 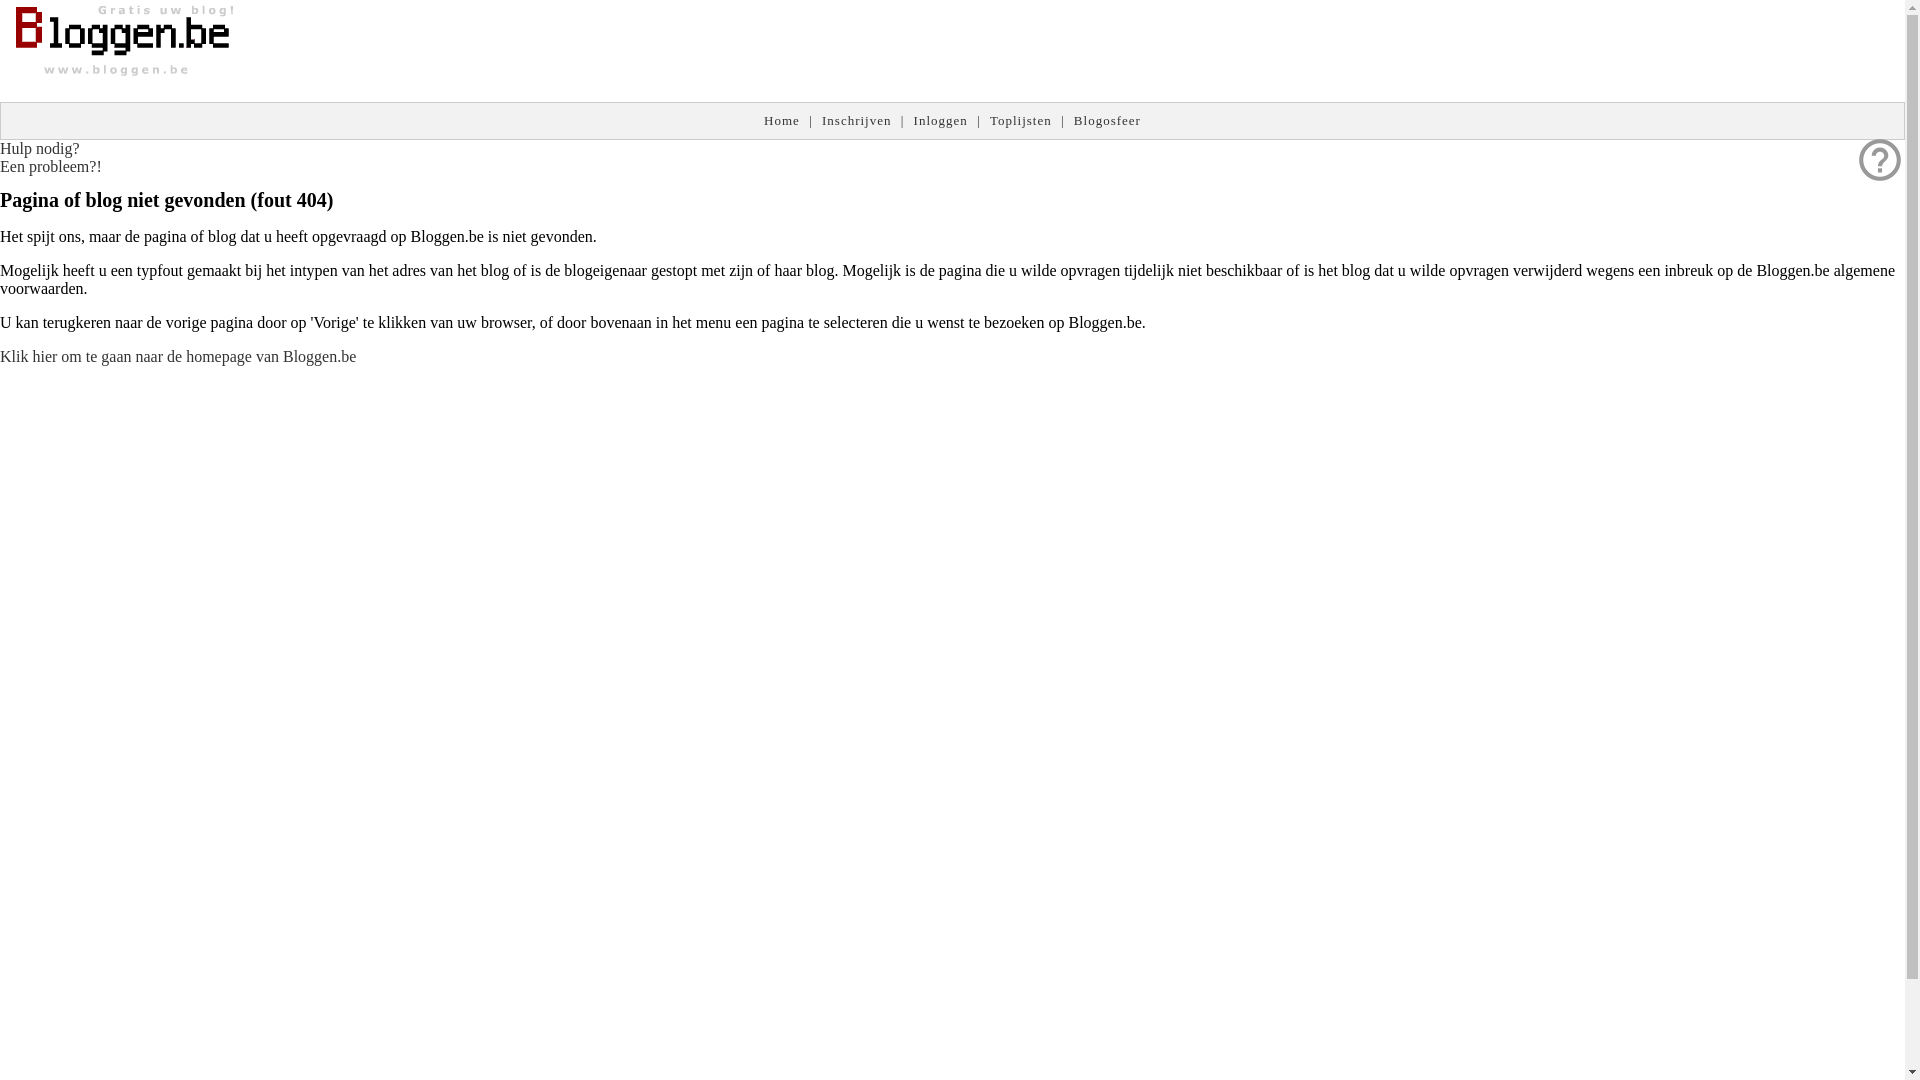 I want to click on 'help_outline, so click(x=51, y=156).